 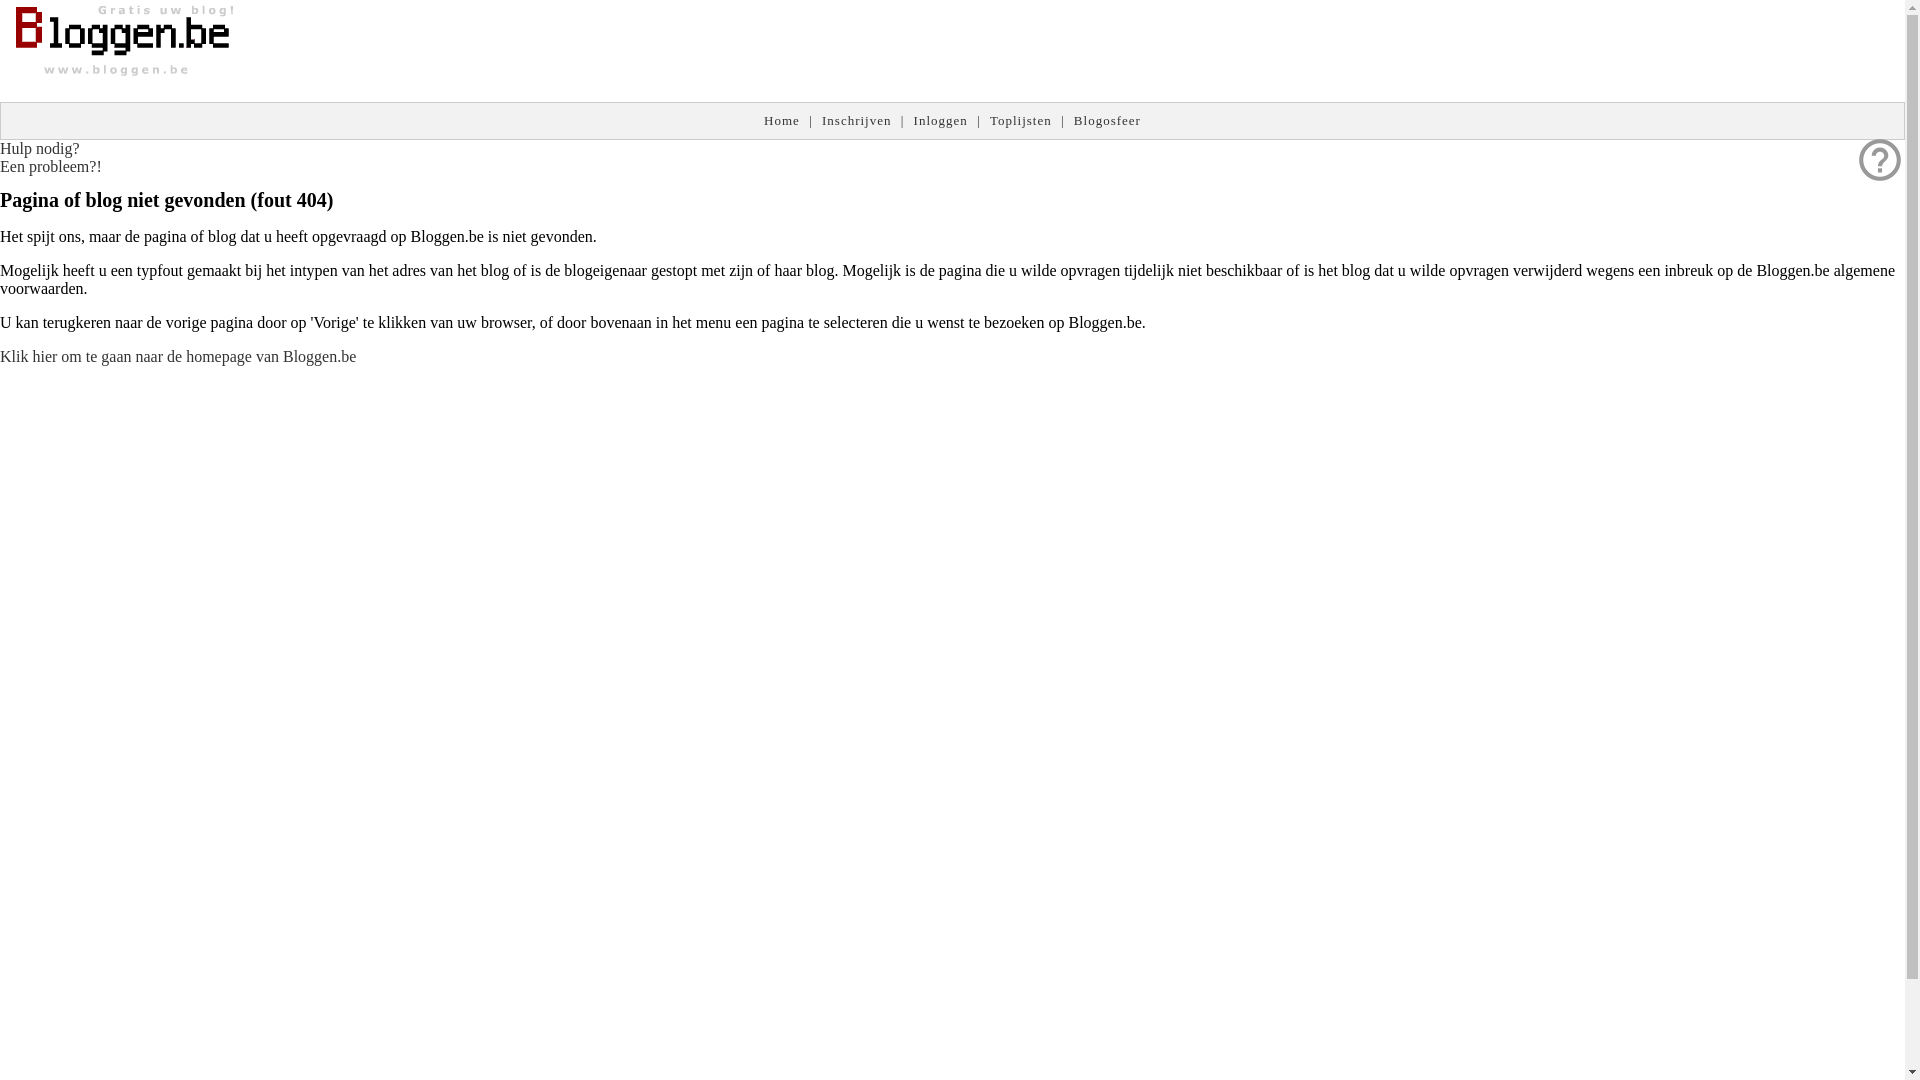 I want to click on 'help_outline, so click(x=51, y=156).